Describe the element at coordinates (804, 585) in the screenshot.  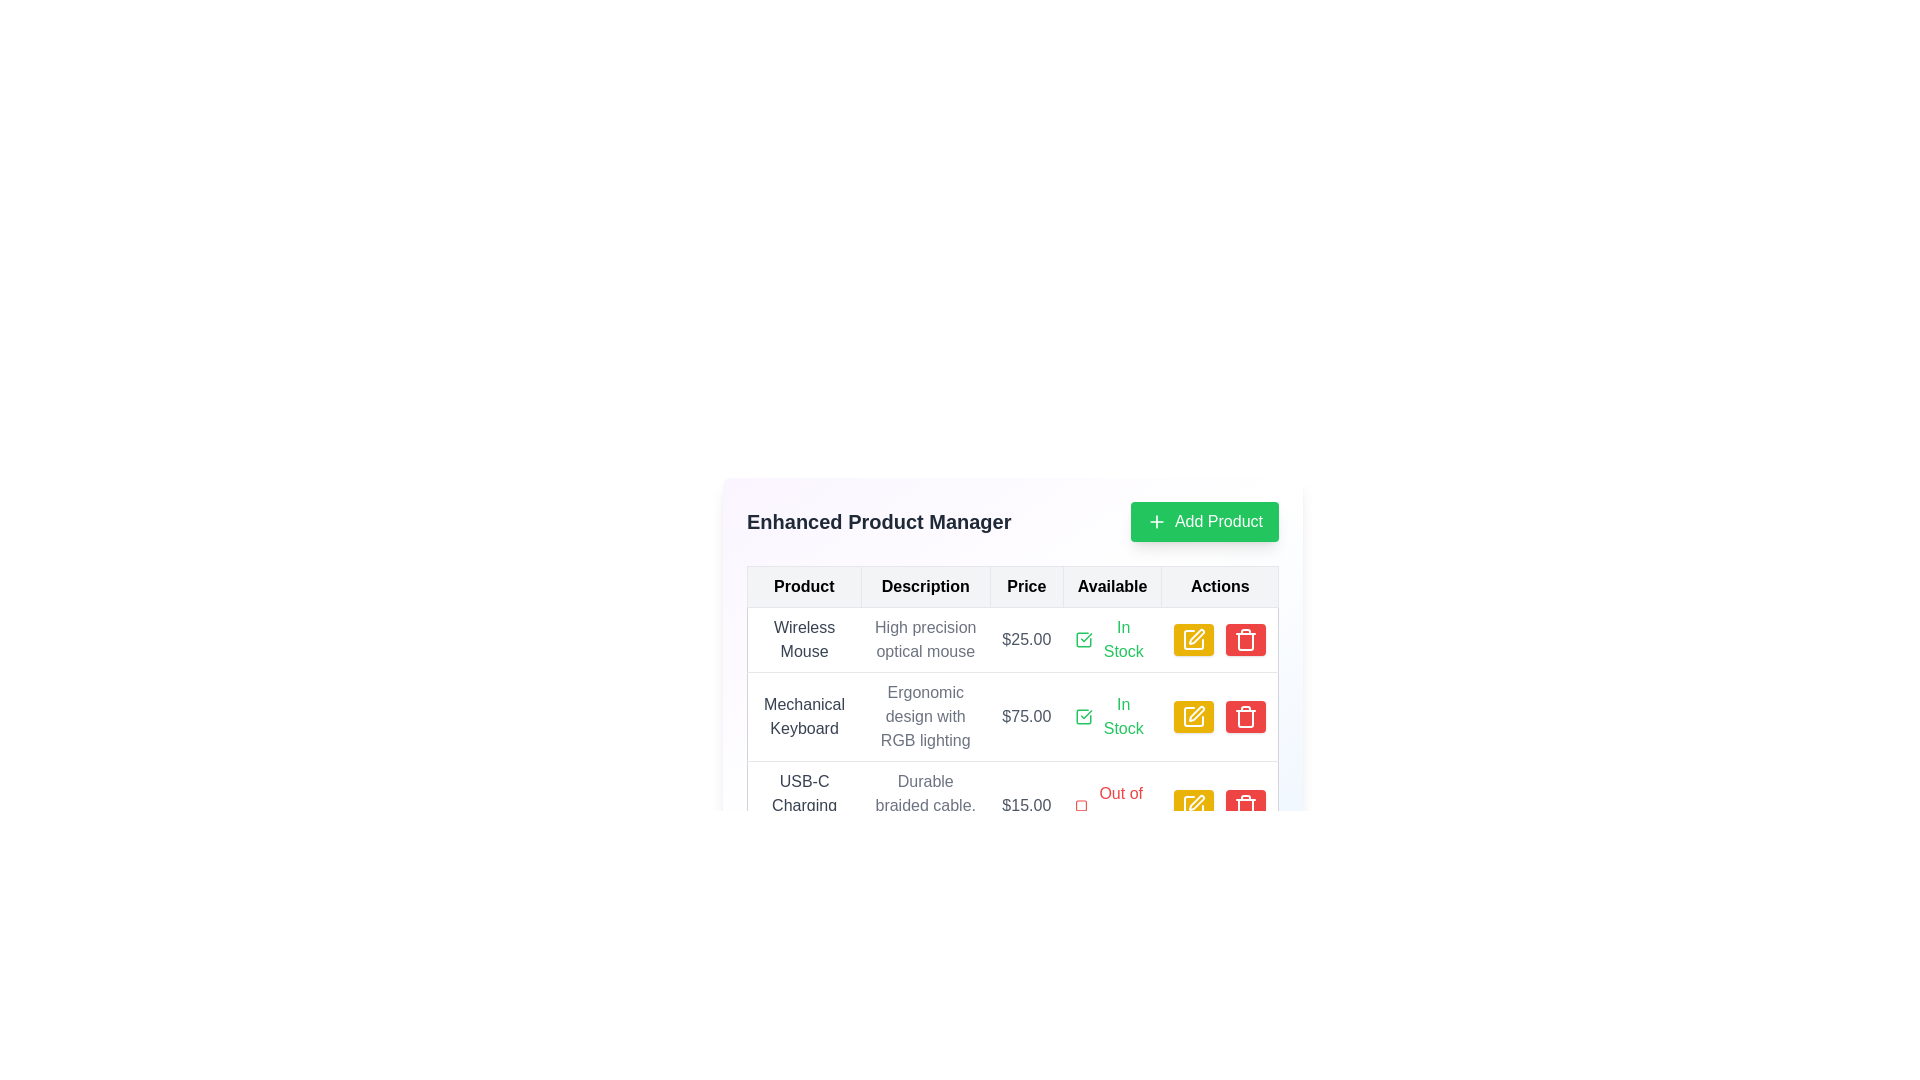
I see `the 'Product' text label, which is the first cell in the header row of a table, styled with borders and a light gray background` at that location.